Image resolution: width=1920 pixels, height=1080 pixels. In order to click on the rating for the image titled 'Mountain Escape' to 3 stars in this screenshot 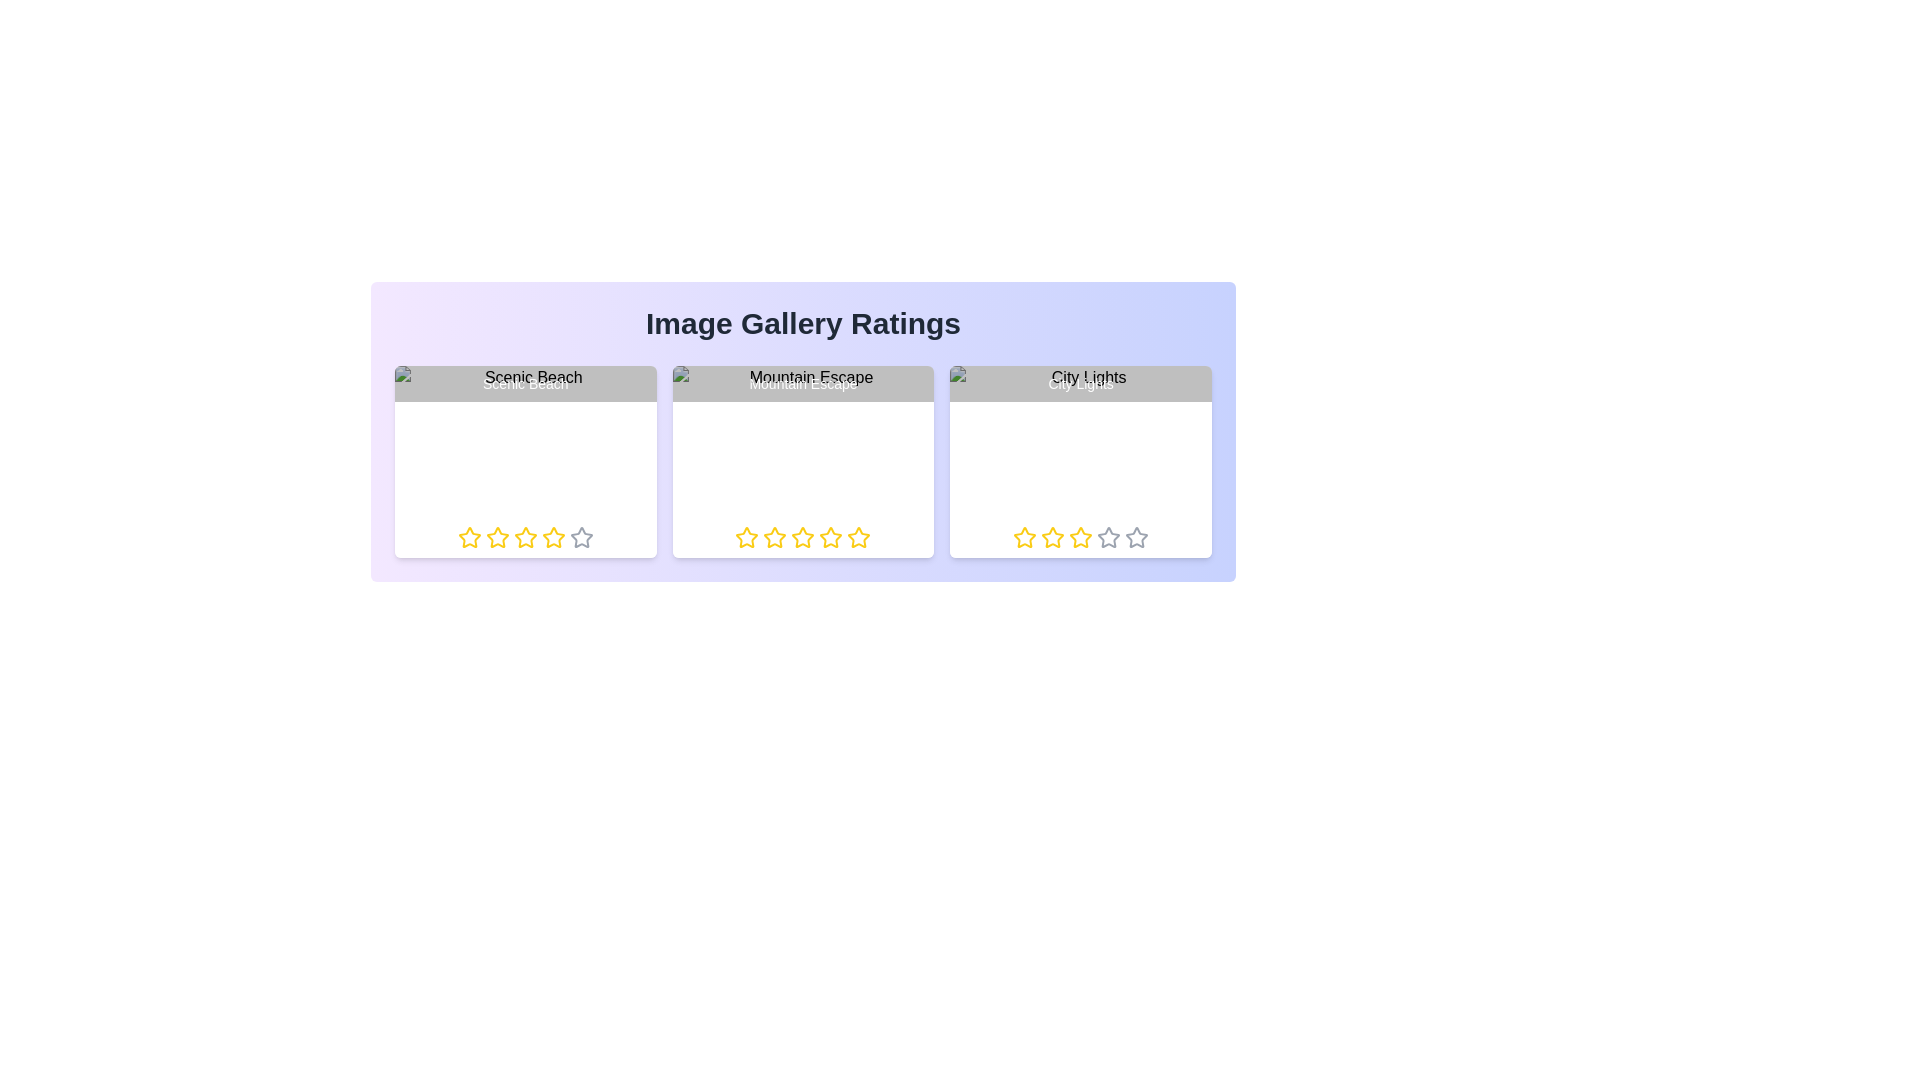, I will do `click(790, 536)`.